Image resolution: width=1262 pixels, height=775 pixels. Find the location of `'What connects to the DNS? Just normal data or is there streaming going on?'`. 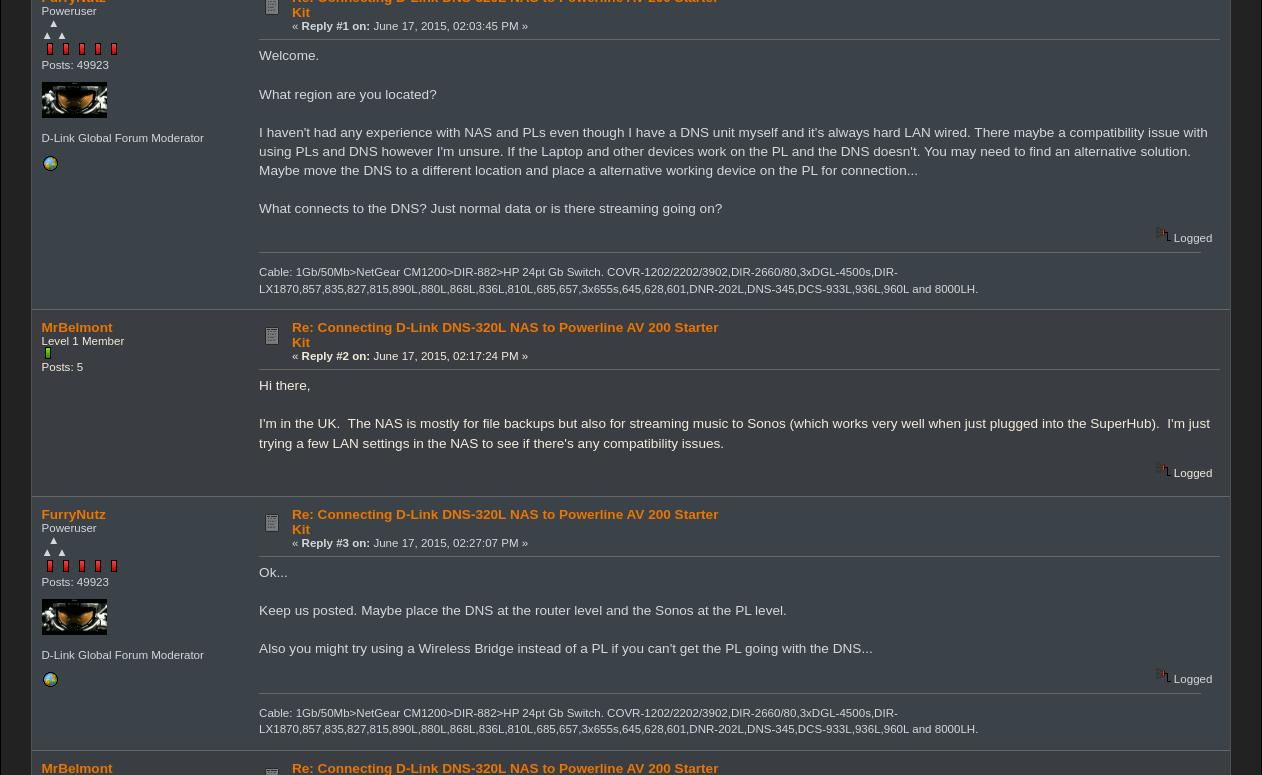

'What connects to the DNS? Just normal data or is there streaming going on?' is located at coordinates (490, 207).